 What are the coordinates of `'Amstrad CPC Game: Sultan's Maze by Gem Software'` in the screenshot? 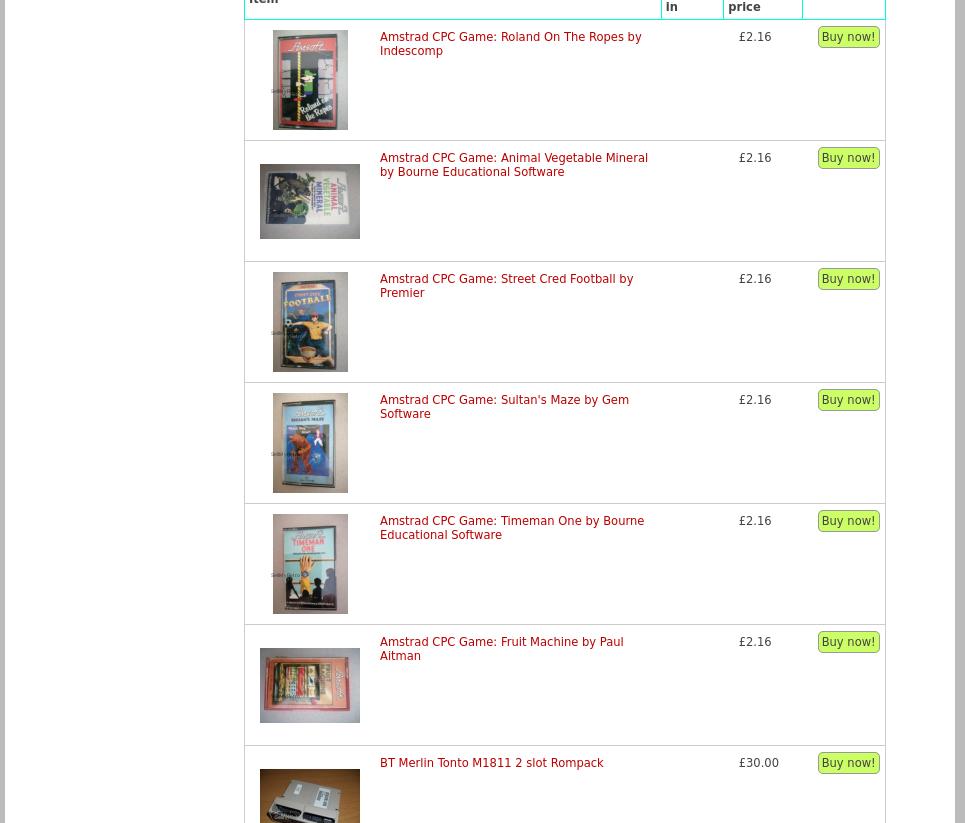 It's located at (504, 405).